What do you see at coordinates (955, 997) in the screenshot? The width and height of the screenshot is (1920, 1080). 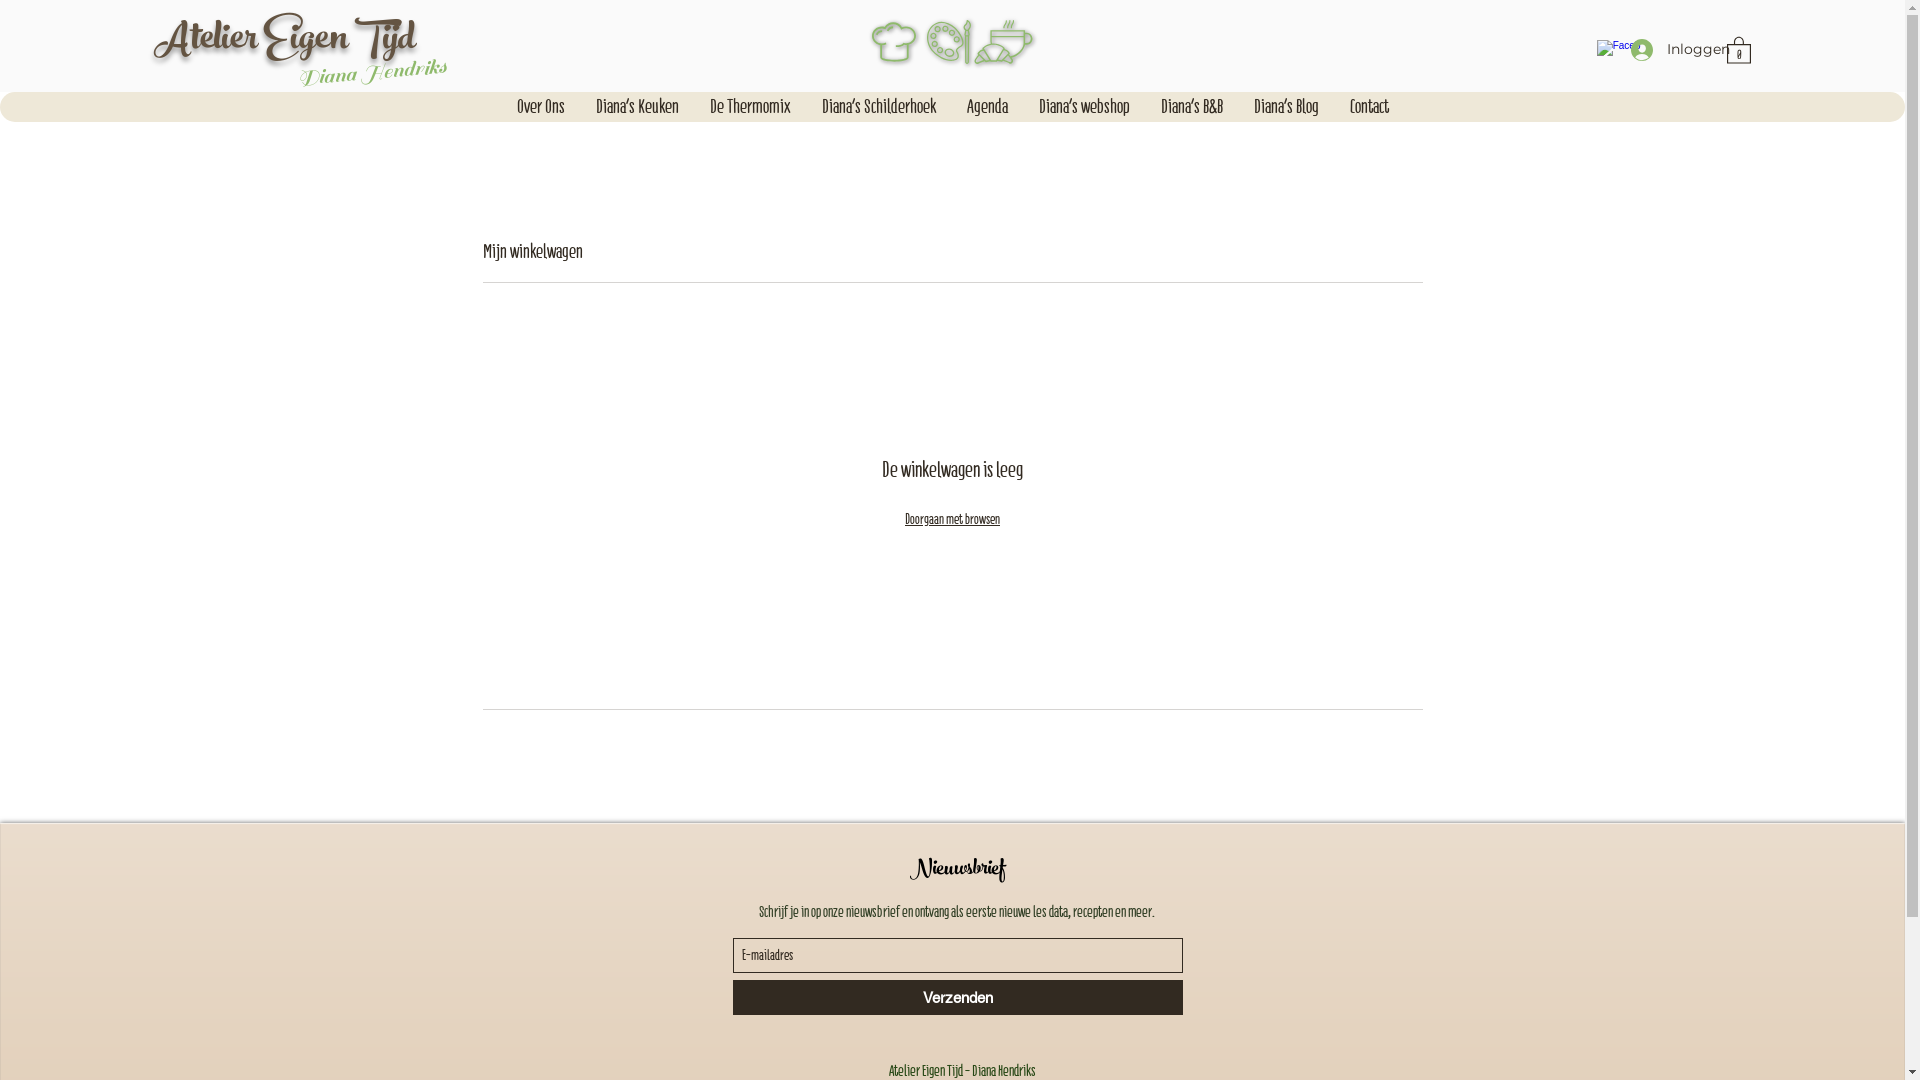 I see `'Verzenden'` at bounding box center [955, 997].